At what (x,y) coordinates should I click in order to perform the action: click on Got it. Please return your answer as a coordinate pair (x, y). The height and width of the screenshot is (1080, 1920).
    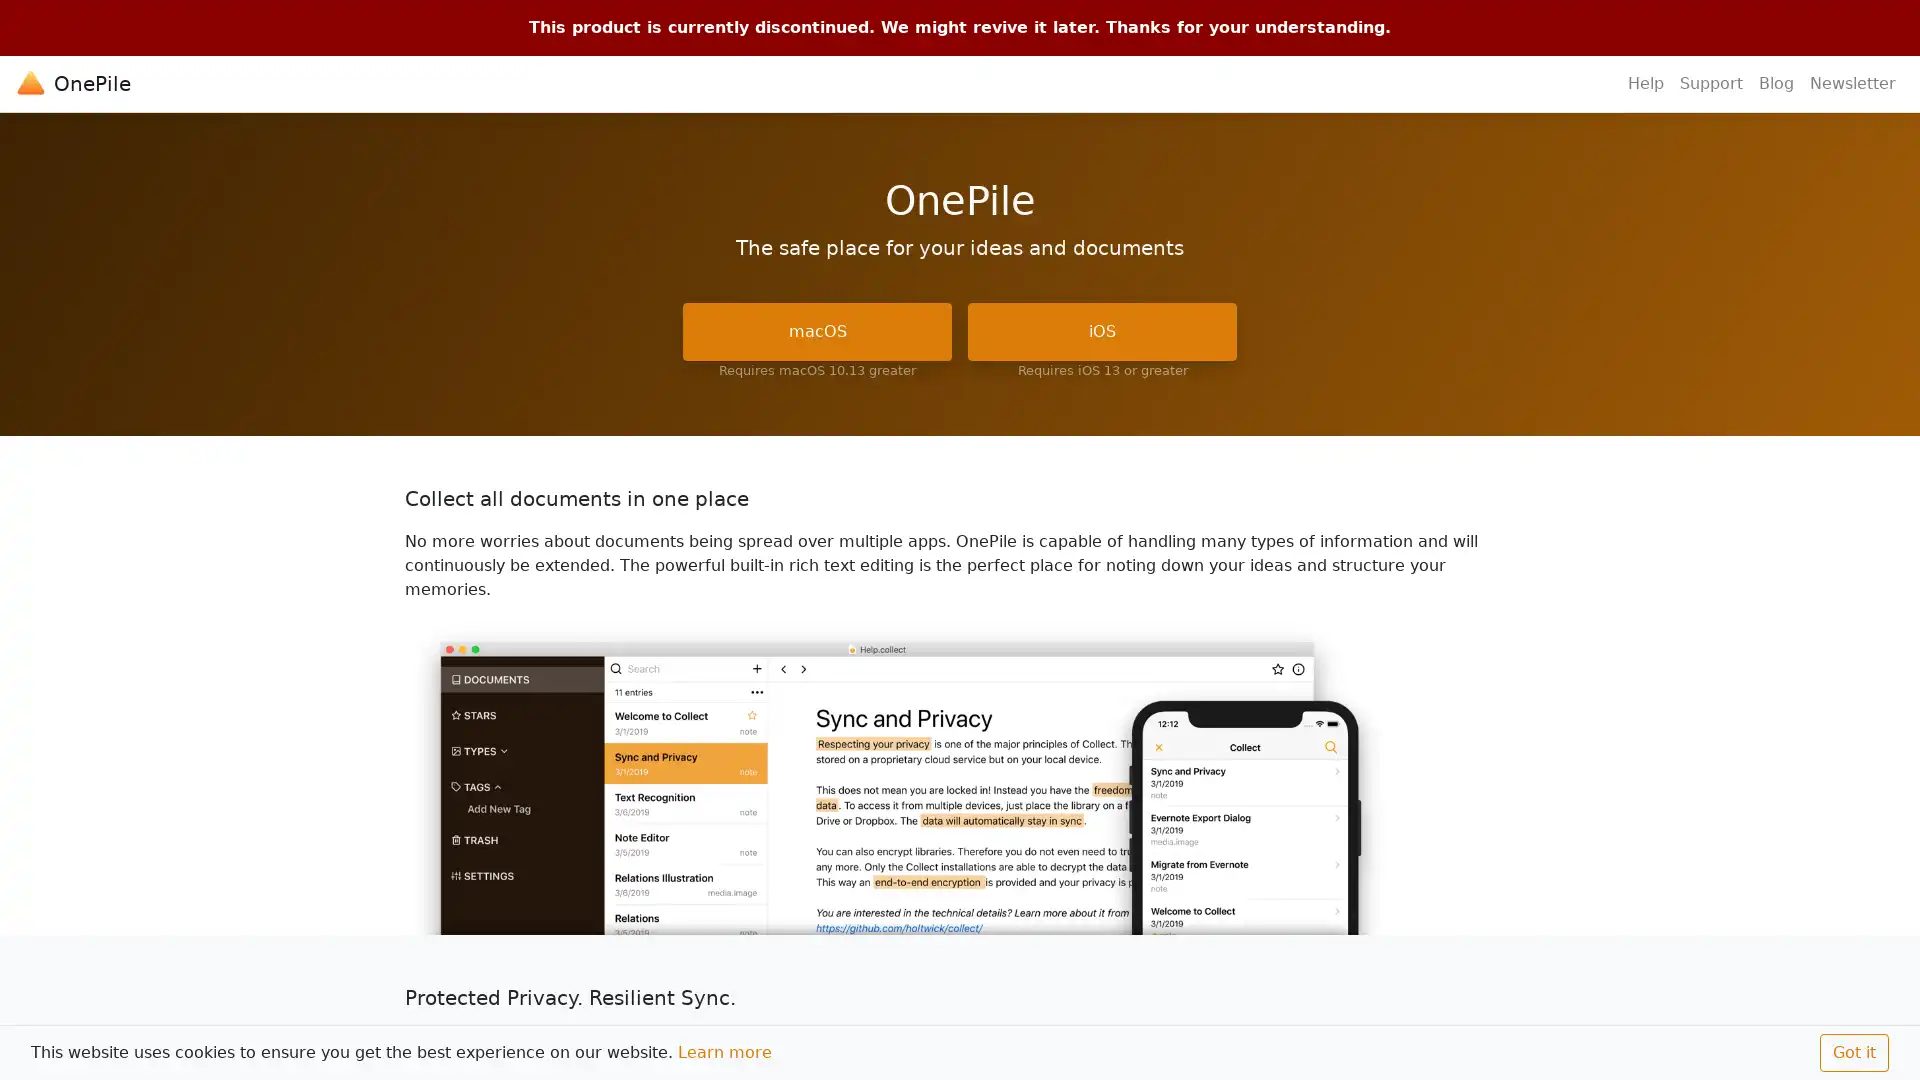
    Looking at the image, I should click on (1853, 1052).